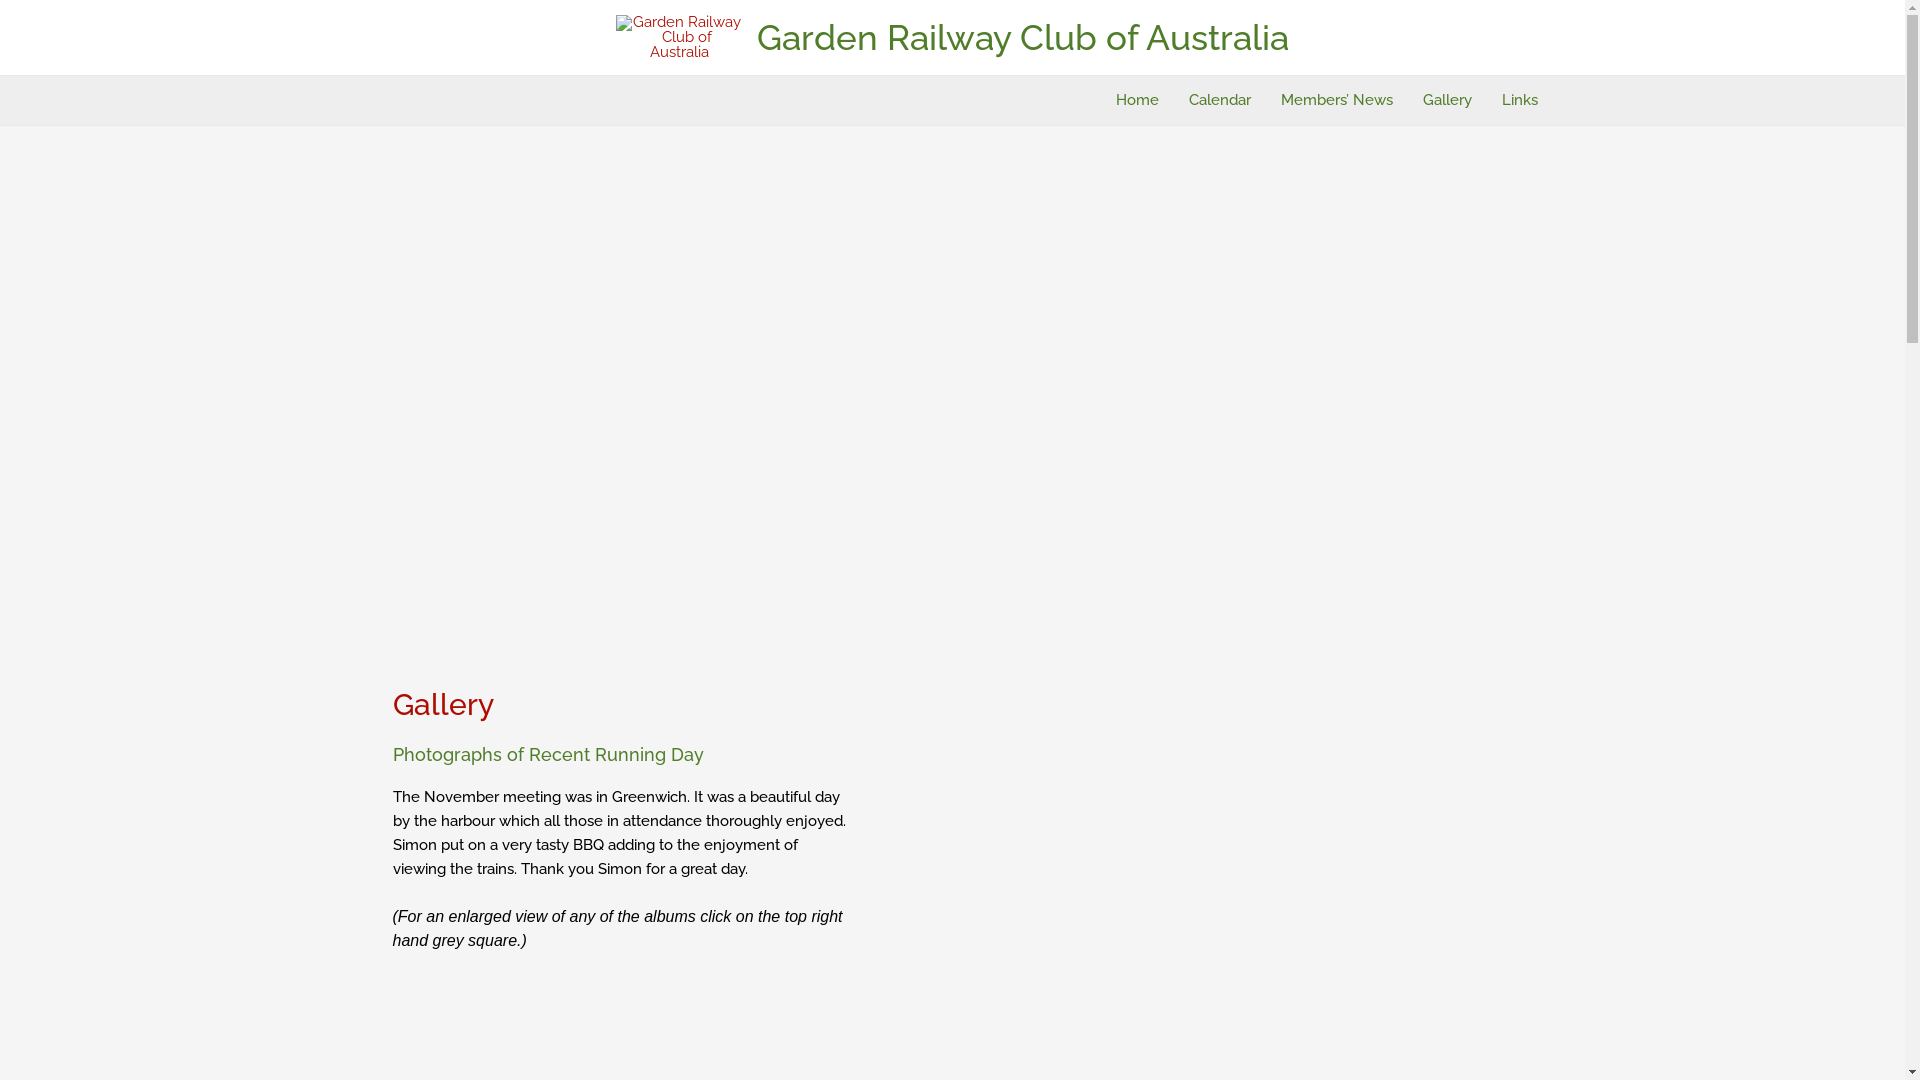  I want to click on 'Home', so click(1136, 100).